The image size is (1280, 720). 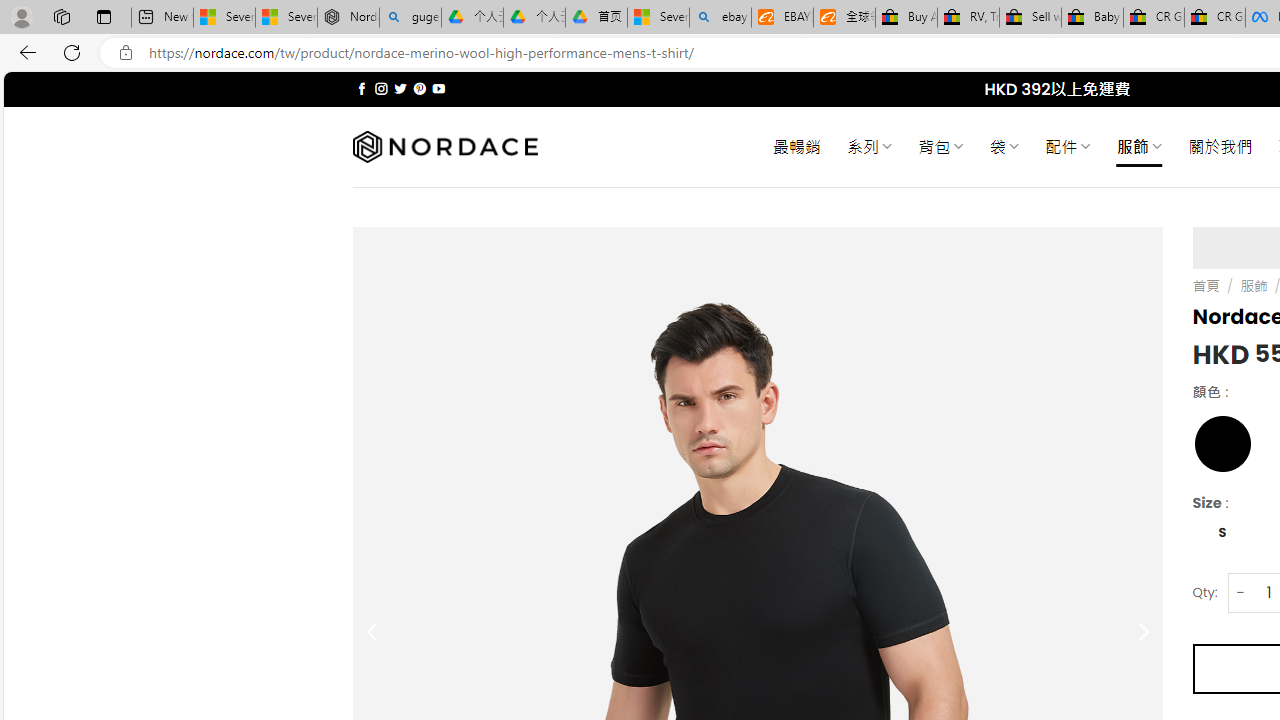 What do you see at coordinates (409, 17) in the screenshot?
I see `'guge yunpan - Search'` at bounding box center [409, 17].